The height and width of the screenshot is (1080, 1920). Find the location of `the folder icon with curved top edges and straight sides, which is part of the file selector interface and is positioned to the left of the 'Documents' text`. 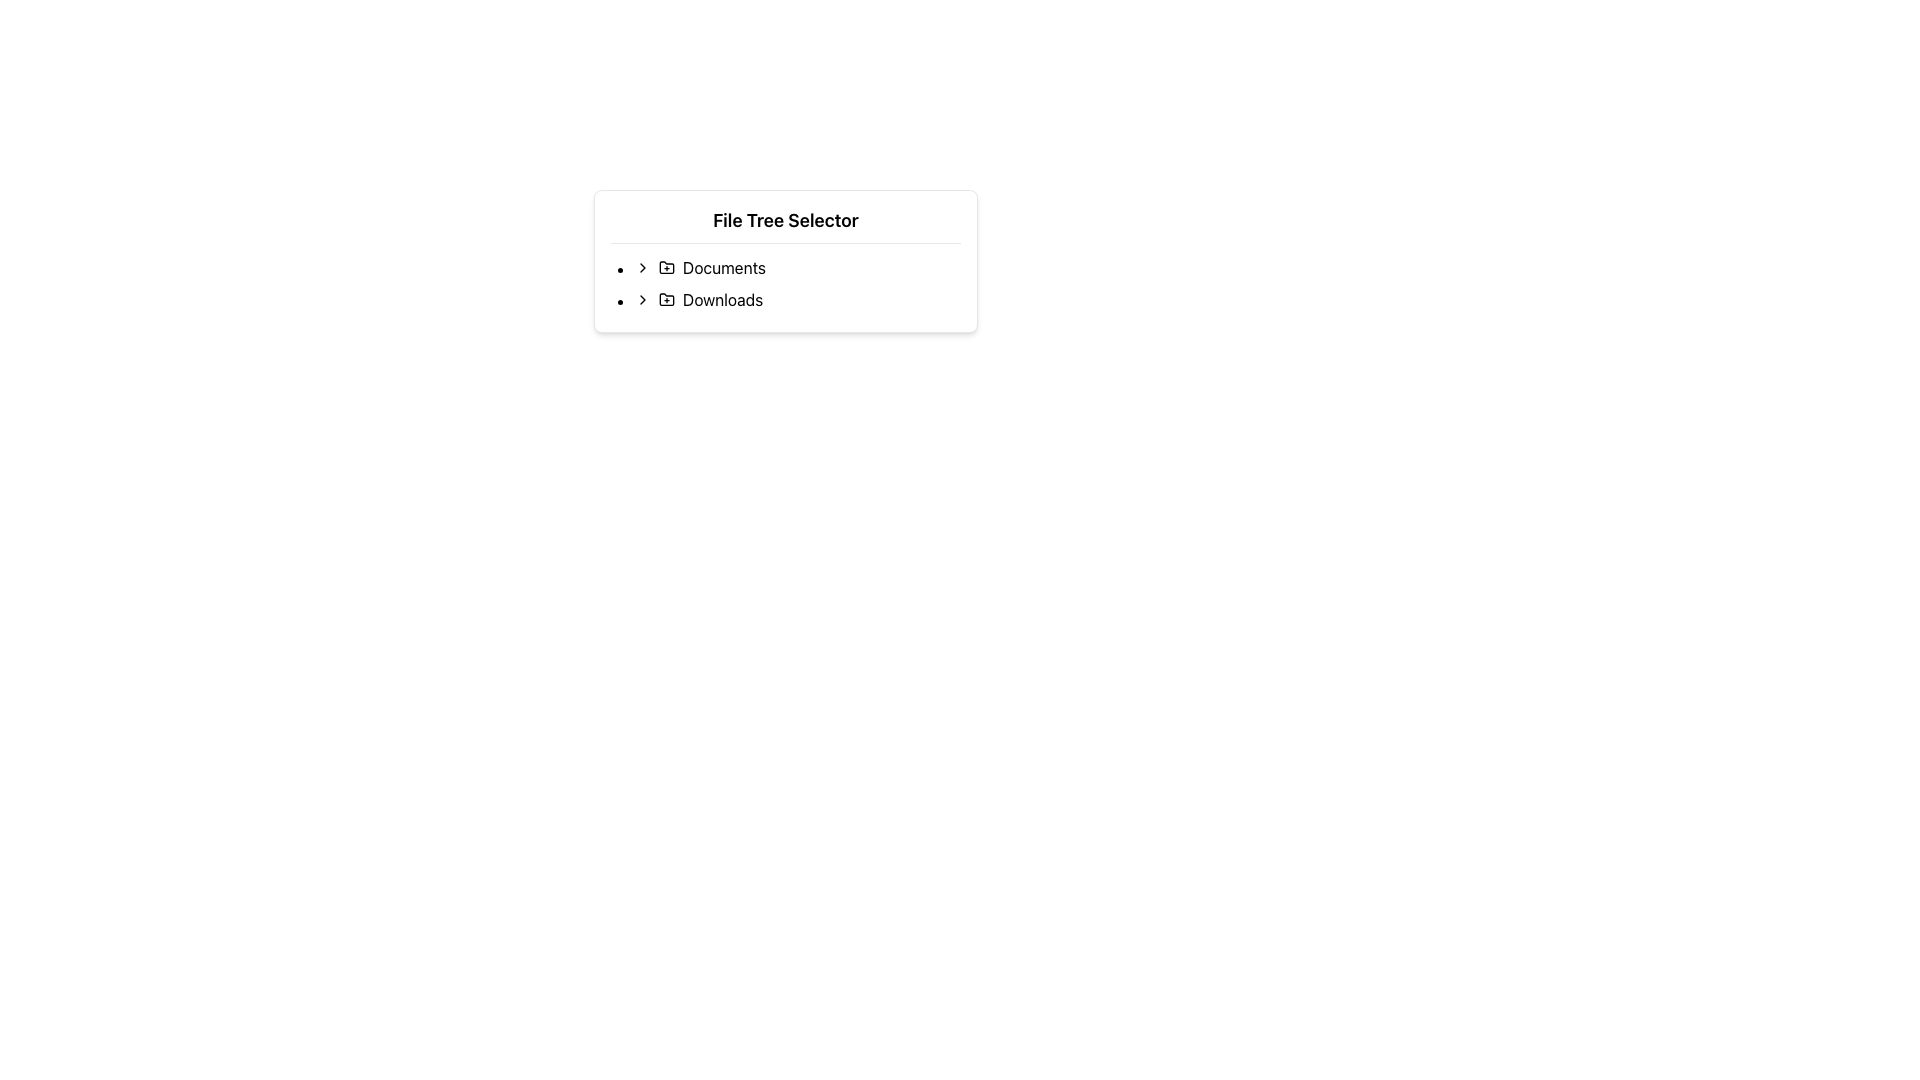

the folder icon with curved top edges and straight sides, which is part of the file selector interface and is positioned to the left of the 'Documents' text is located at coordinates (667, 265).